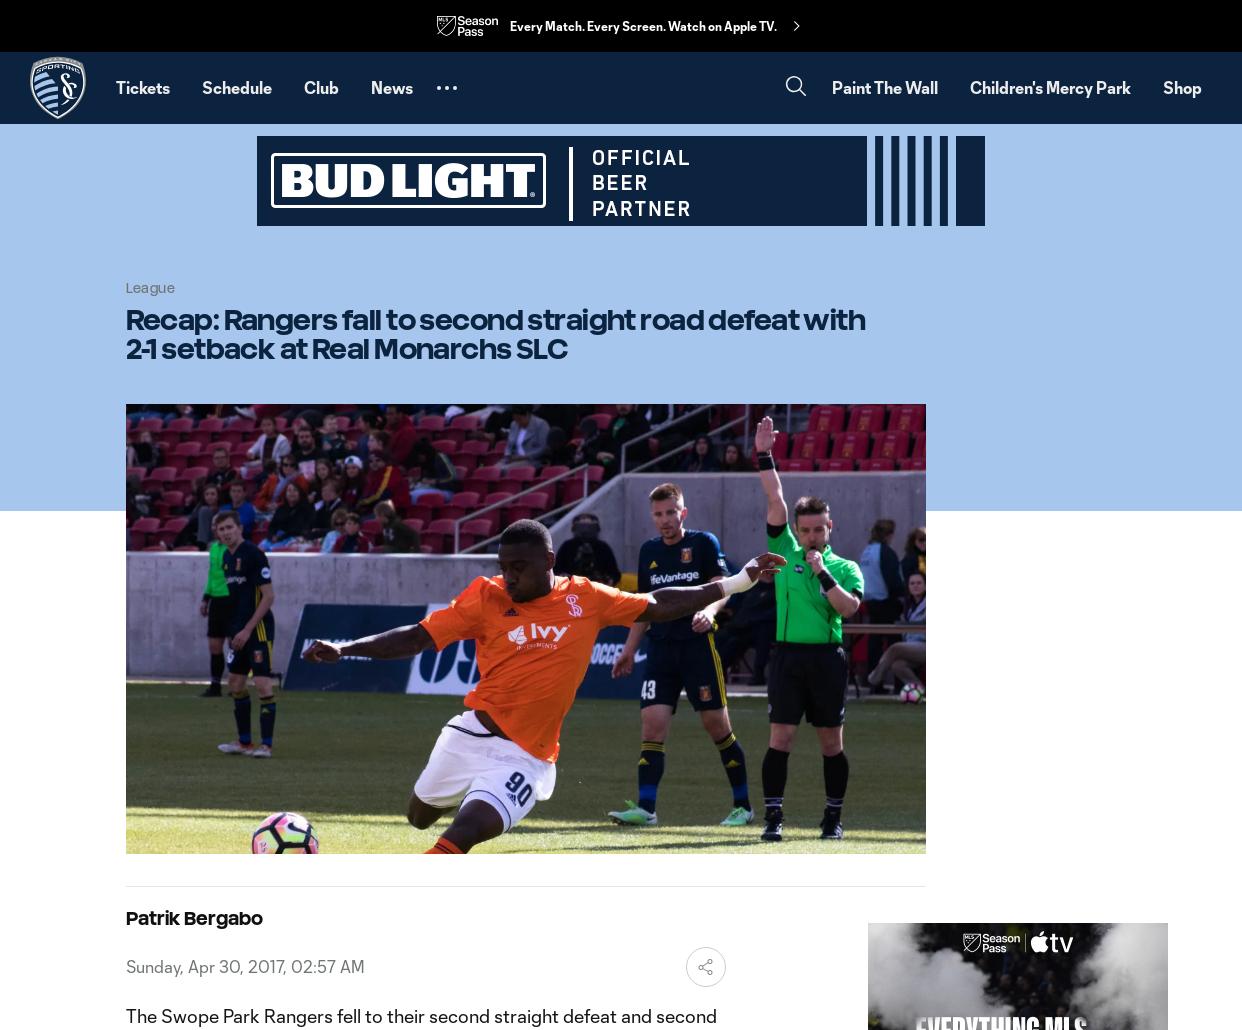 Image resolution: width=1242 pixels, height=1030 pixels. Describe the element at coordinates (884, 86) in the screenshot. I see `'Paint The Wall'` at that location.